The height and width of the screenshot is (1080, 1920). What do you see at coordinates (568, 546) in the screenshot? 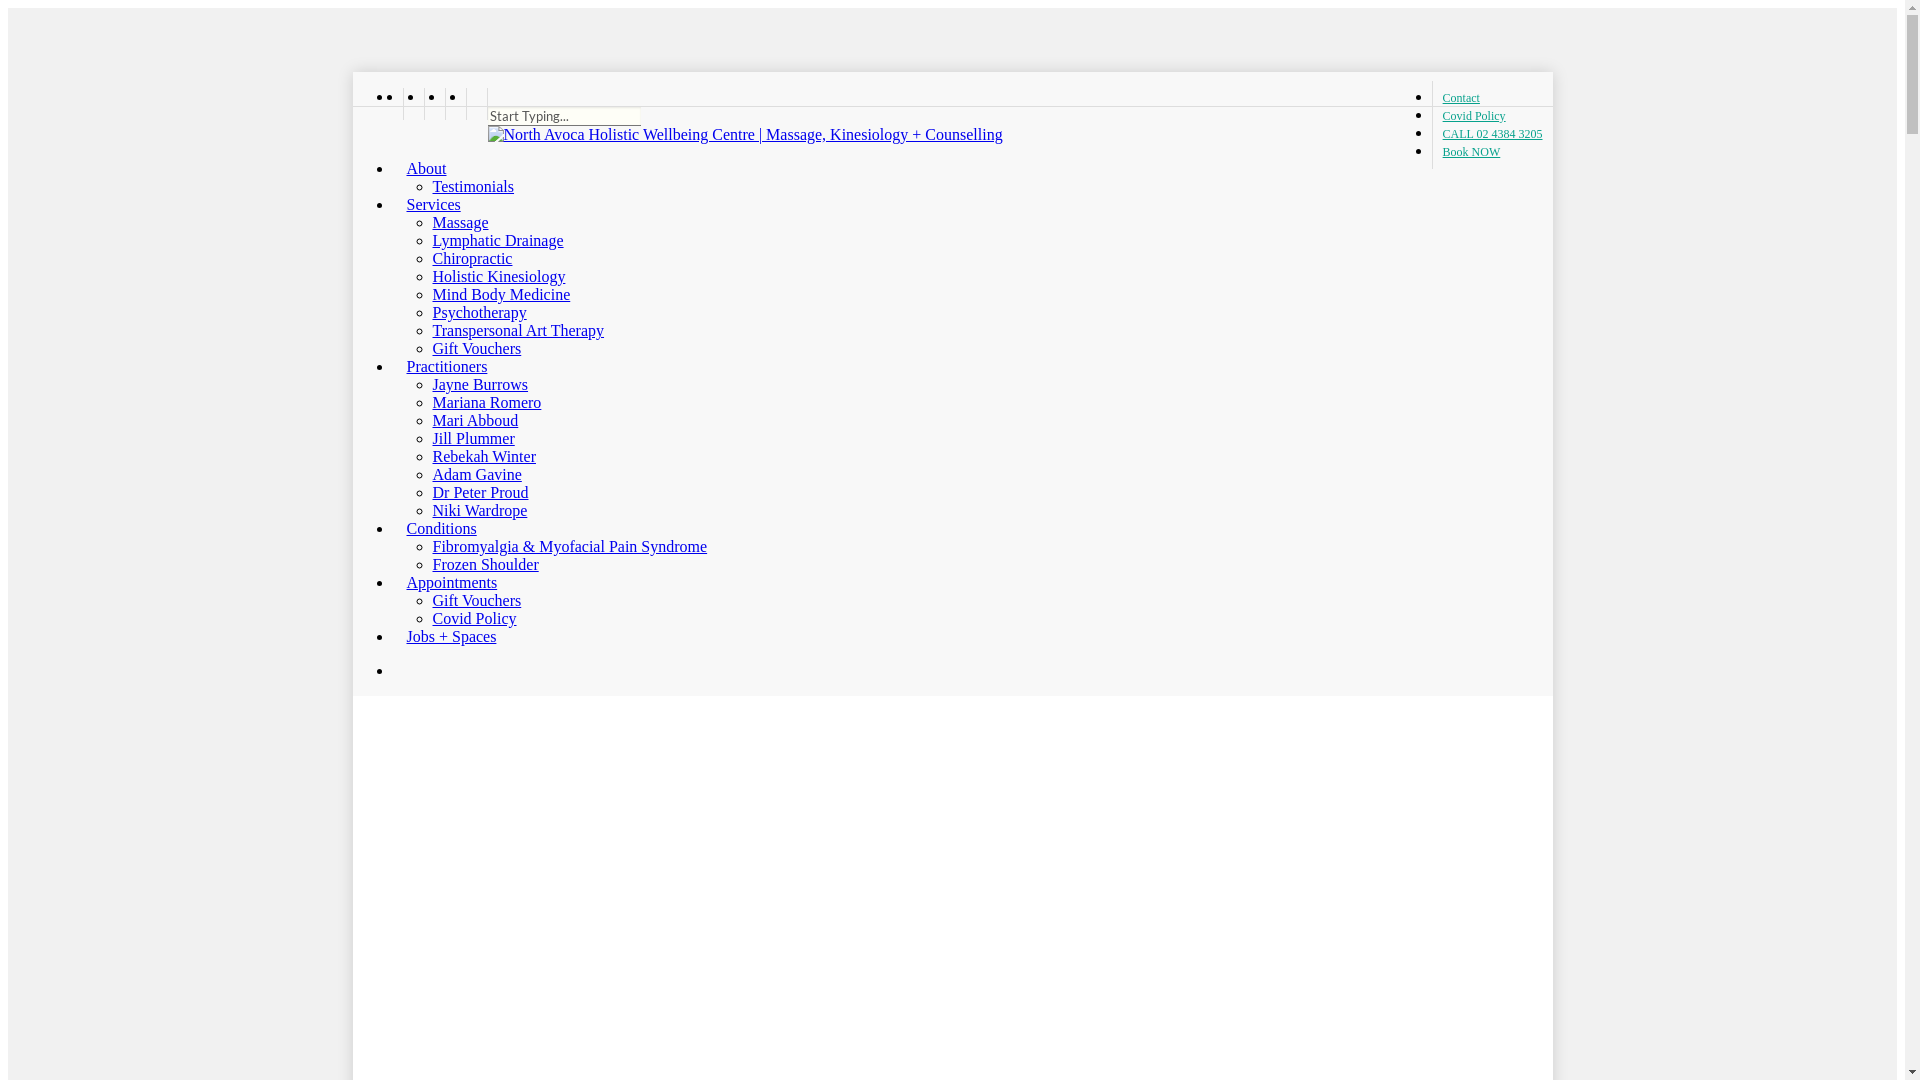
I see `'Fibromyalgia & Myofacial Pain Syndrome'` at bounding box center [568, 546].